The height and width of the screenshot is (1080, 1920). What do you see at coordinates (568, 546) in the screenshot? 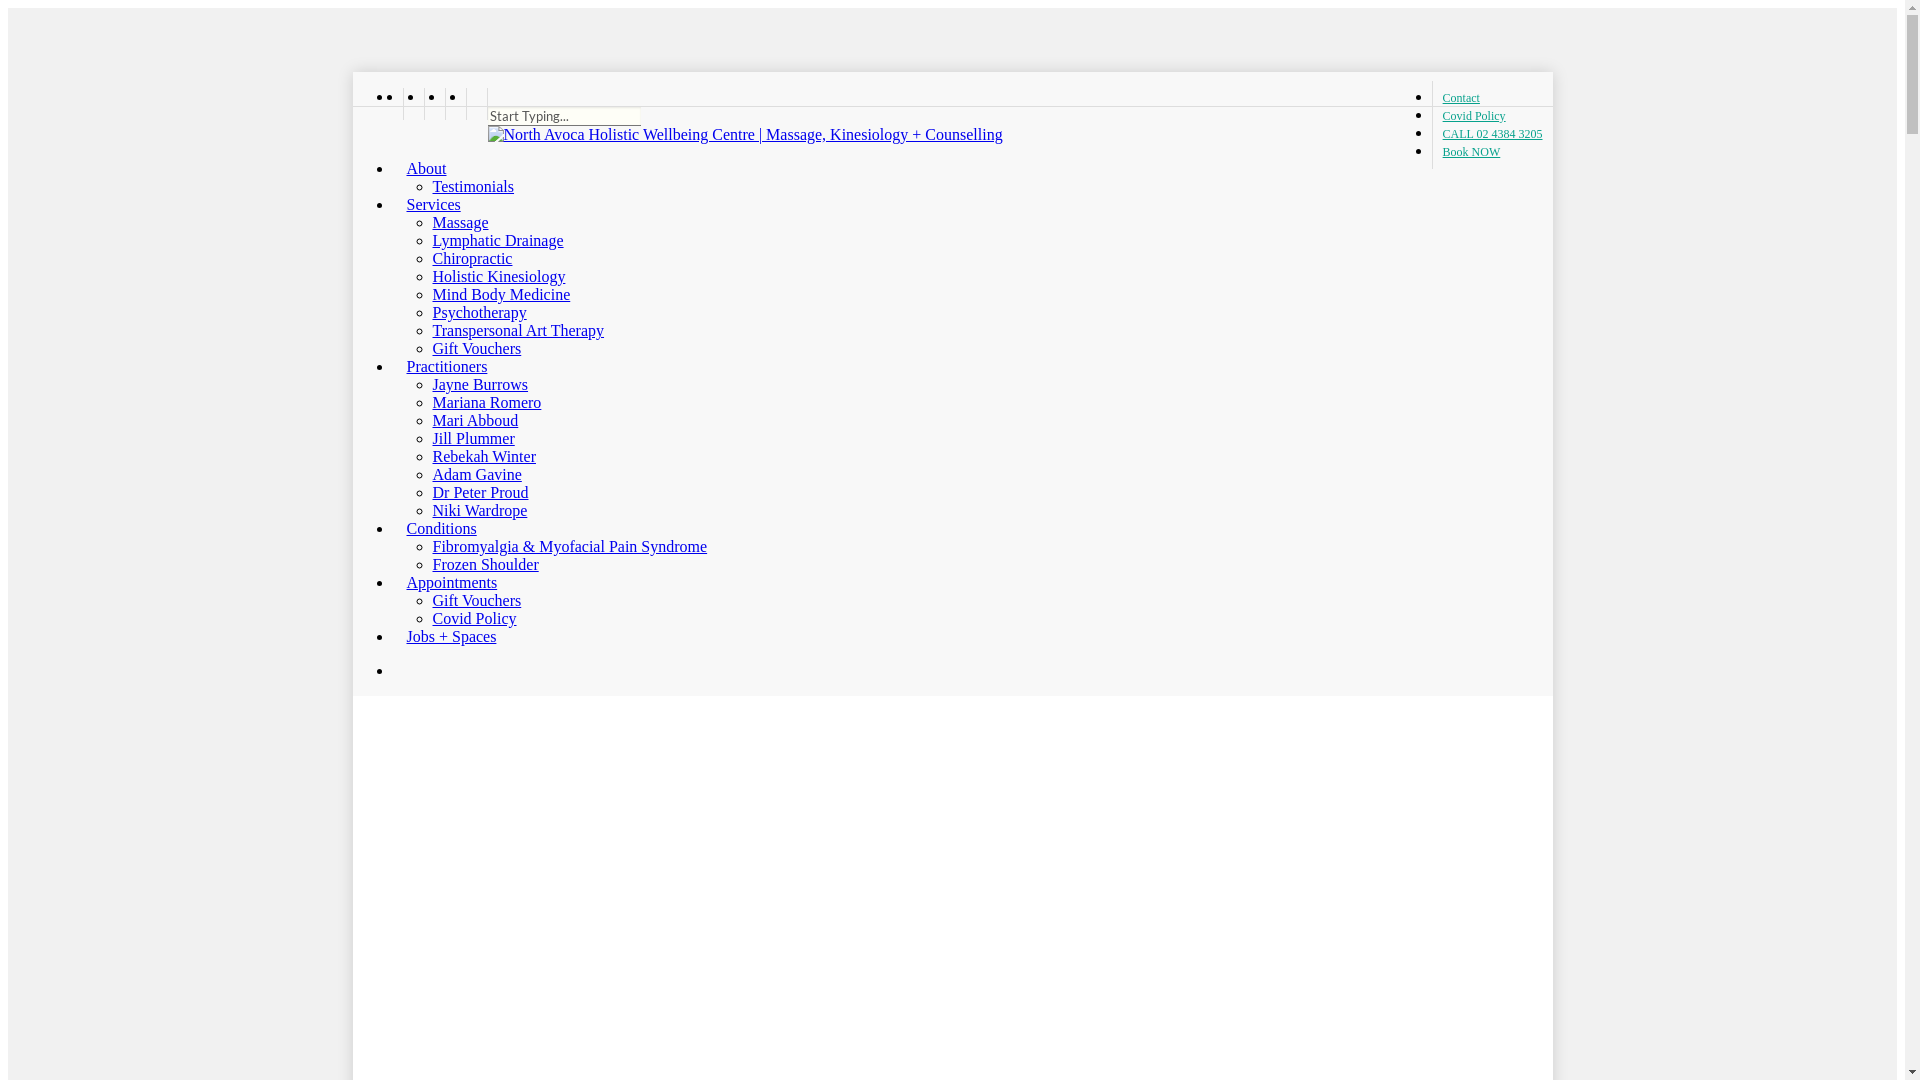
I see `'Fibromyalgia & Myofacial Pain Syndrome'` at bounding box center [568, 546].